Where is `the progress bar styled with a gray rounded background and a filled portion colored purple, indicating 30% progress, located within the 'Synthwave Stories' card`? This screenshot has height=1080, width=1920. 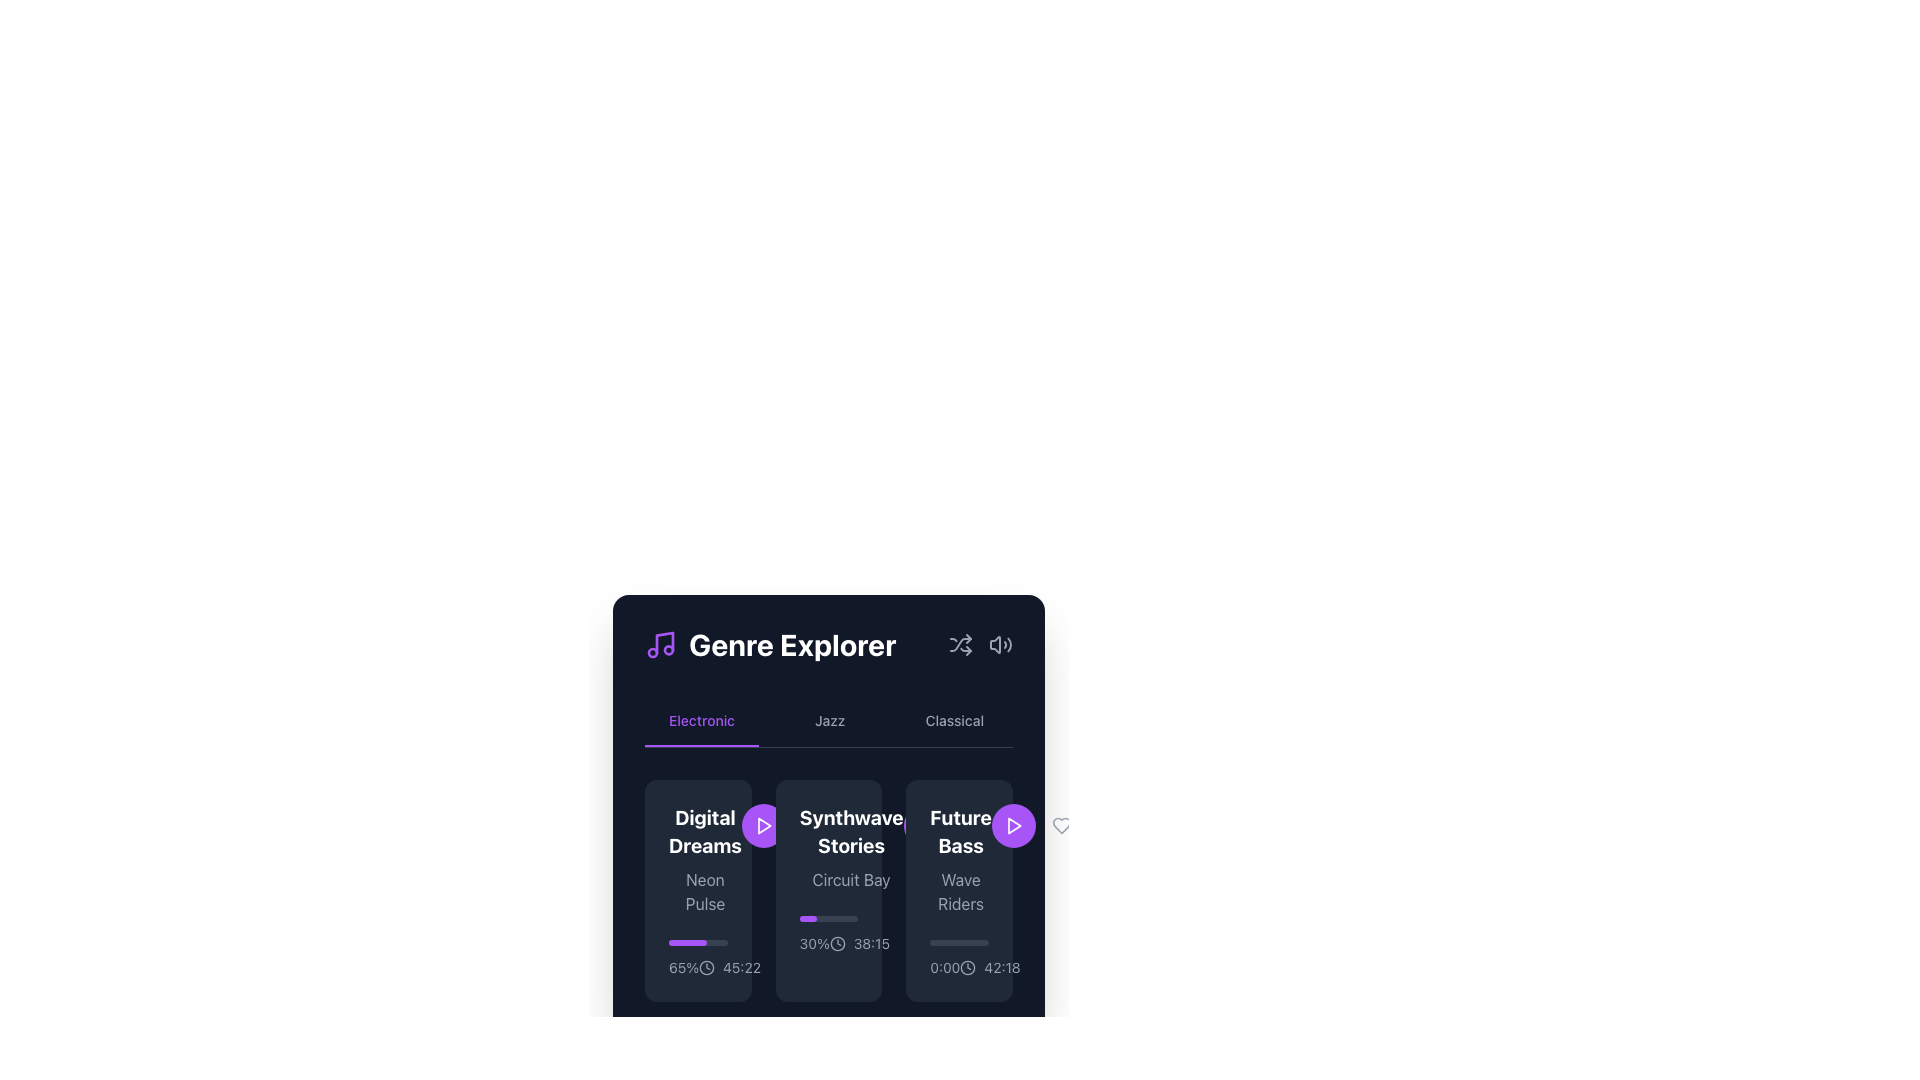 the progress bar styled with a gray rounded background and a filled portion colored purple, indicating 30% progress, located within the 'Synthwave Stories' card is located at coordinates (829, 918).